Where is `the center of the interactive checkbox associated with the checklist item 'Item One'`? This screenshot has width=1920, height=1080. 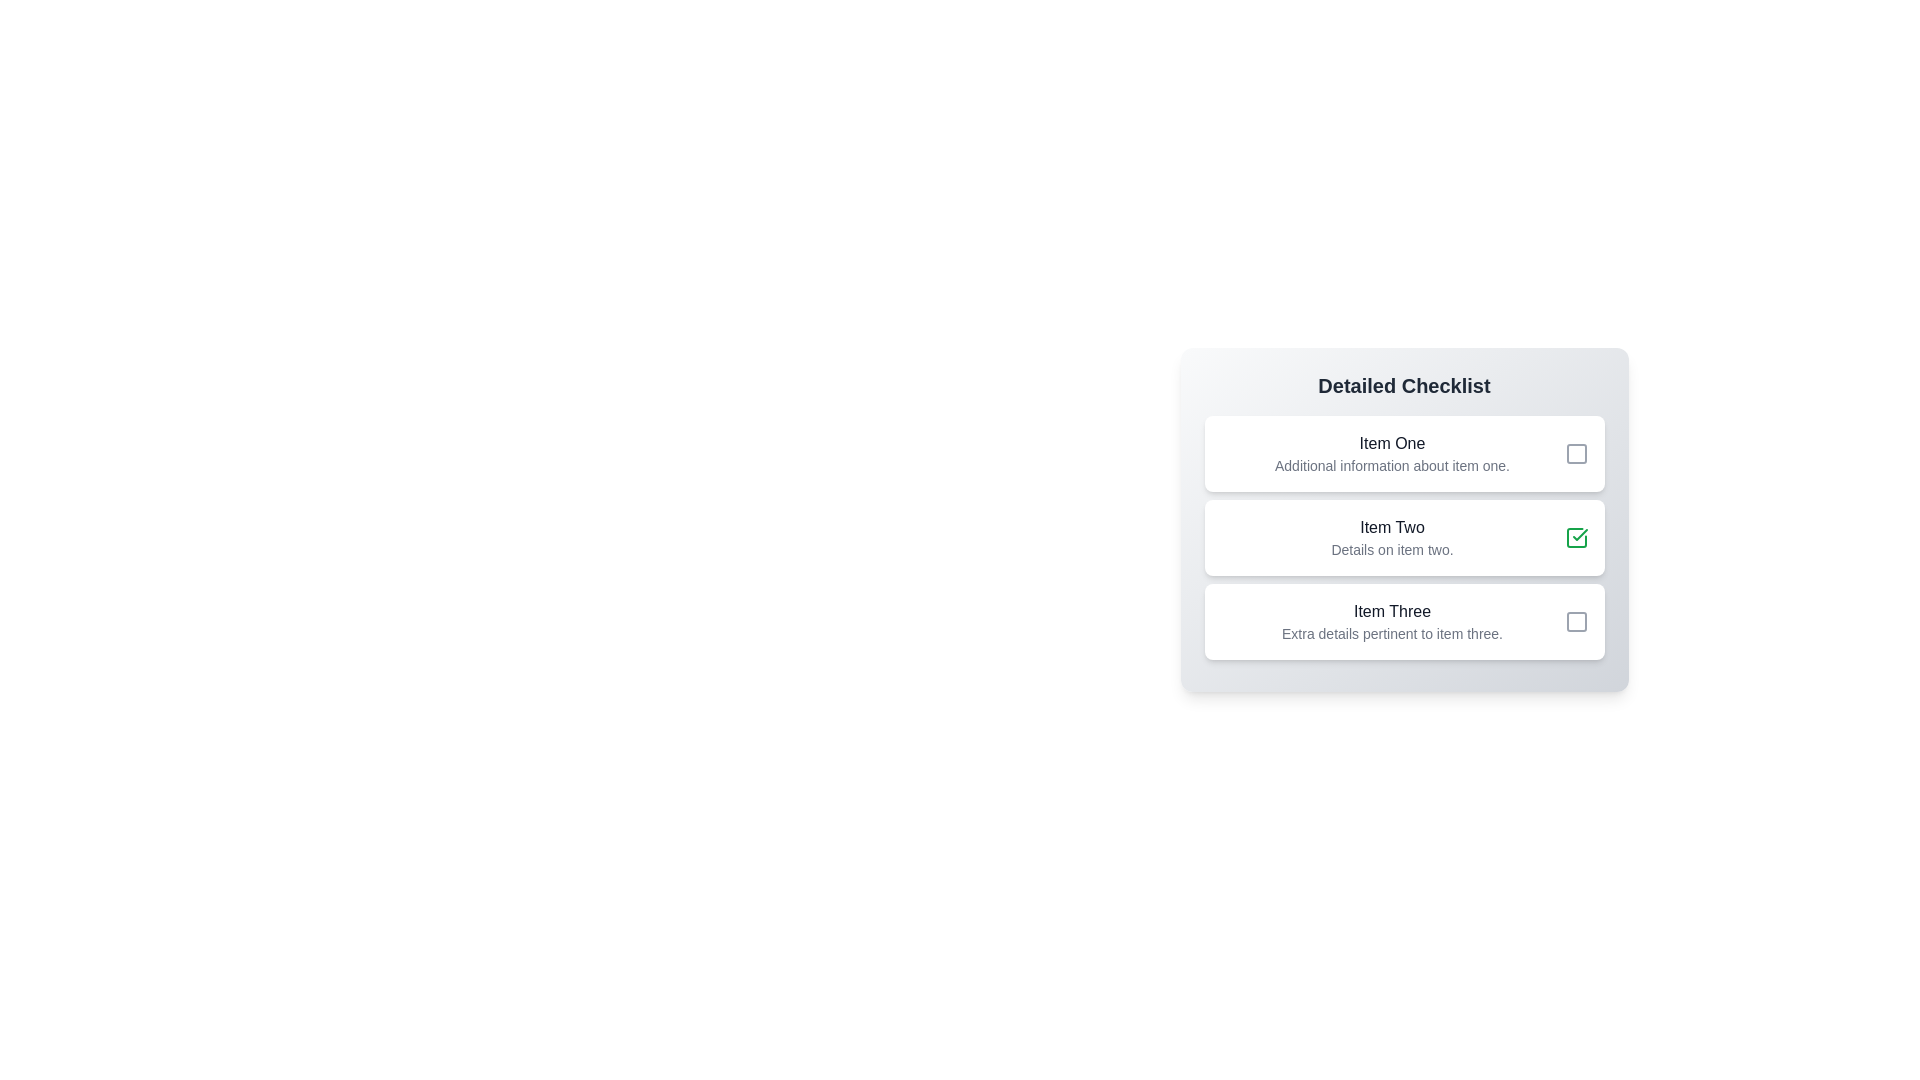 the center of the interactive checkbox associated with the checklist item 'Item One' is located at coordinates (1575, 454).